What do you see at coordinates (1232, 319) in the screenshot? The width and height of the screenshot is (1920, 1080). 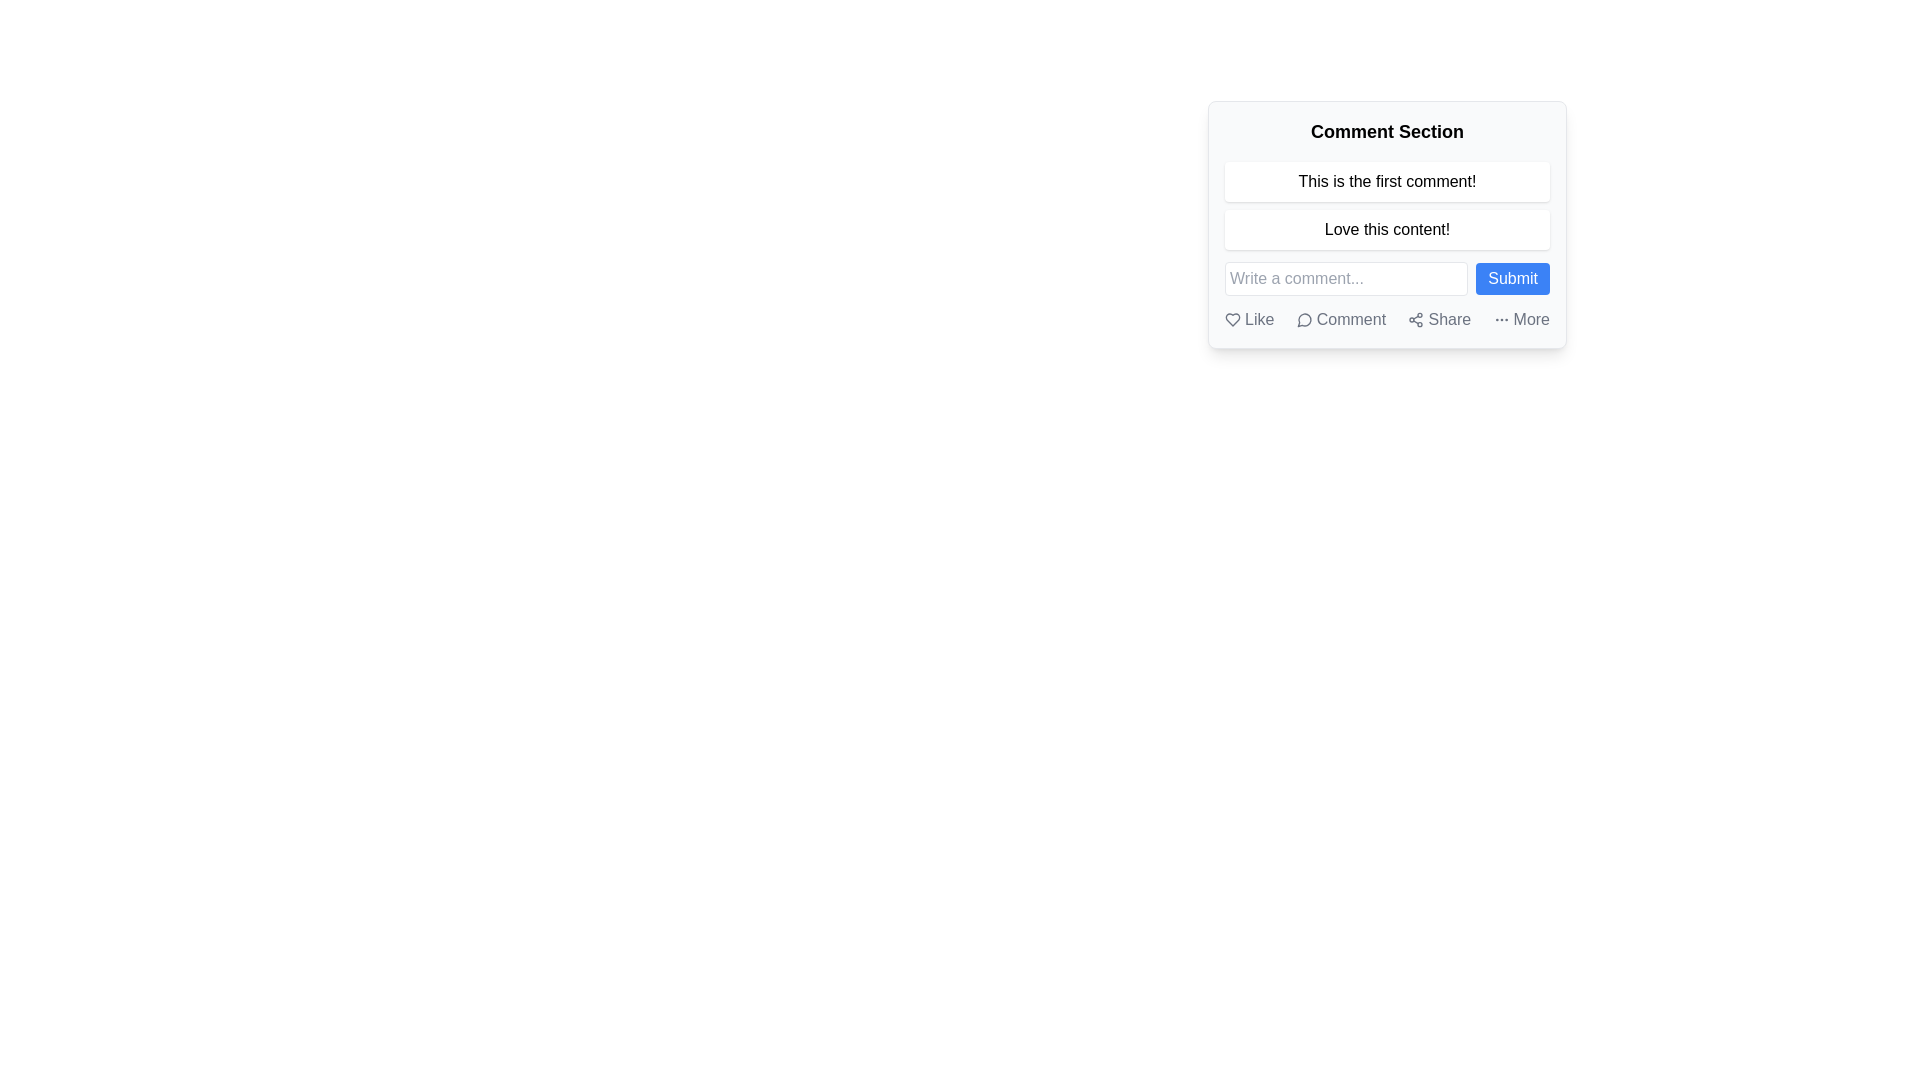 I see `the heart icon located in the lower-left corner of the comment controls to indicate a 'like' for the comment` at bounding box center [1232, 319].